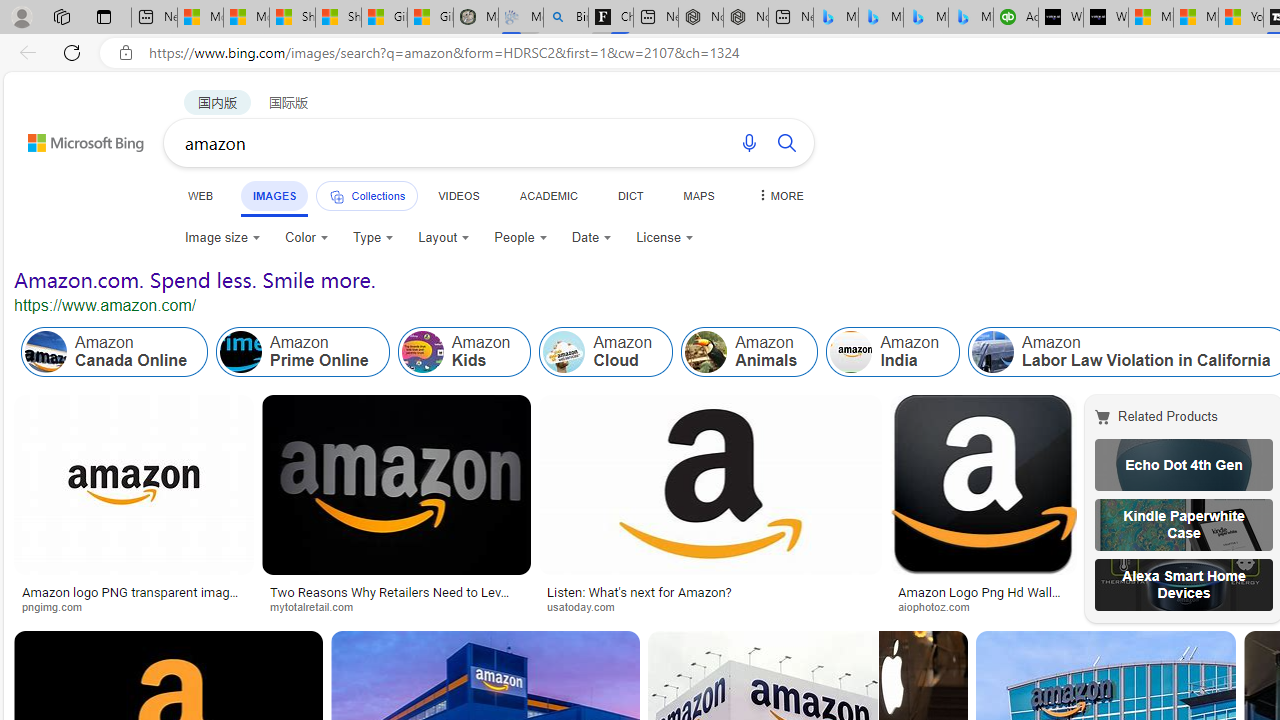 Image resolution: width=1280 pixels, height=720 pixels. What do you see at coordinates (195, 280) in the screenshot?
I see `'Amazon.com. Spend less. Smile more.'` at bounding box center [195, 280].